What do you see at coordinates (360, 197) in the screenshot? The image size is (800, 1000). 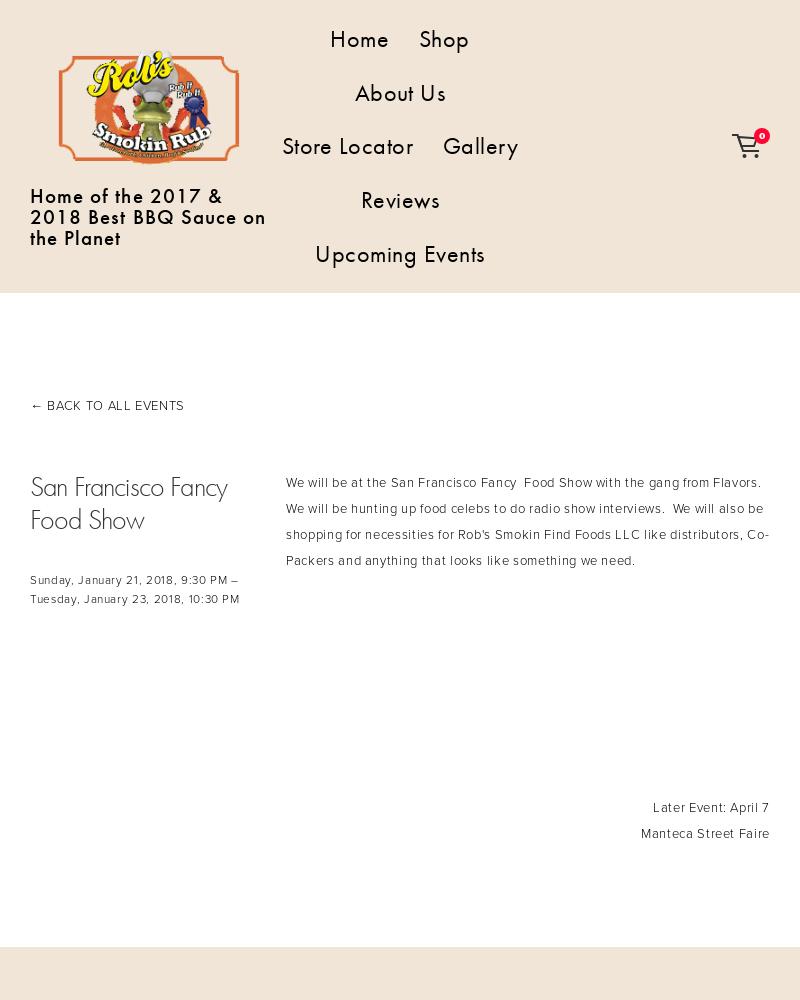 I see `'Reviews'` at bounding box center [360, 197].